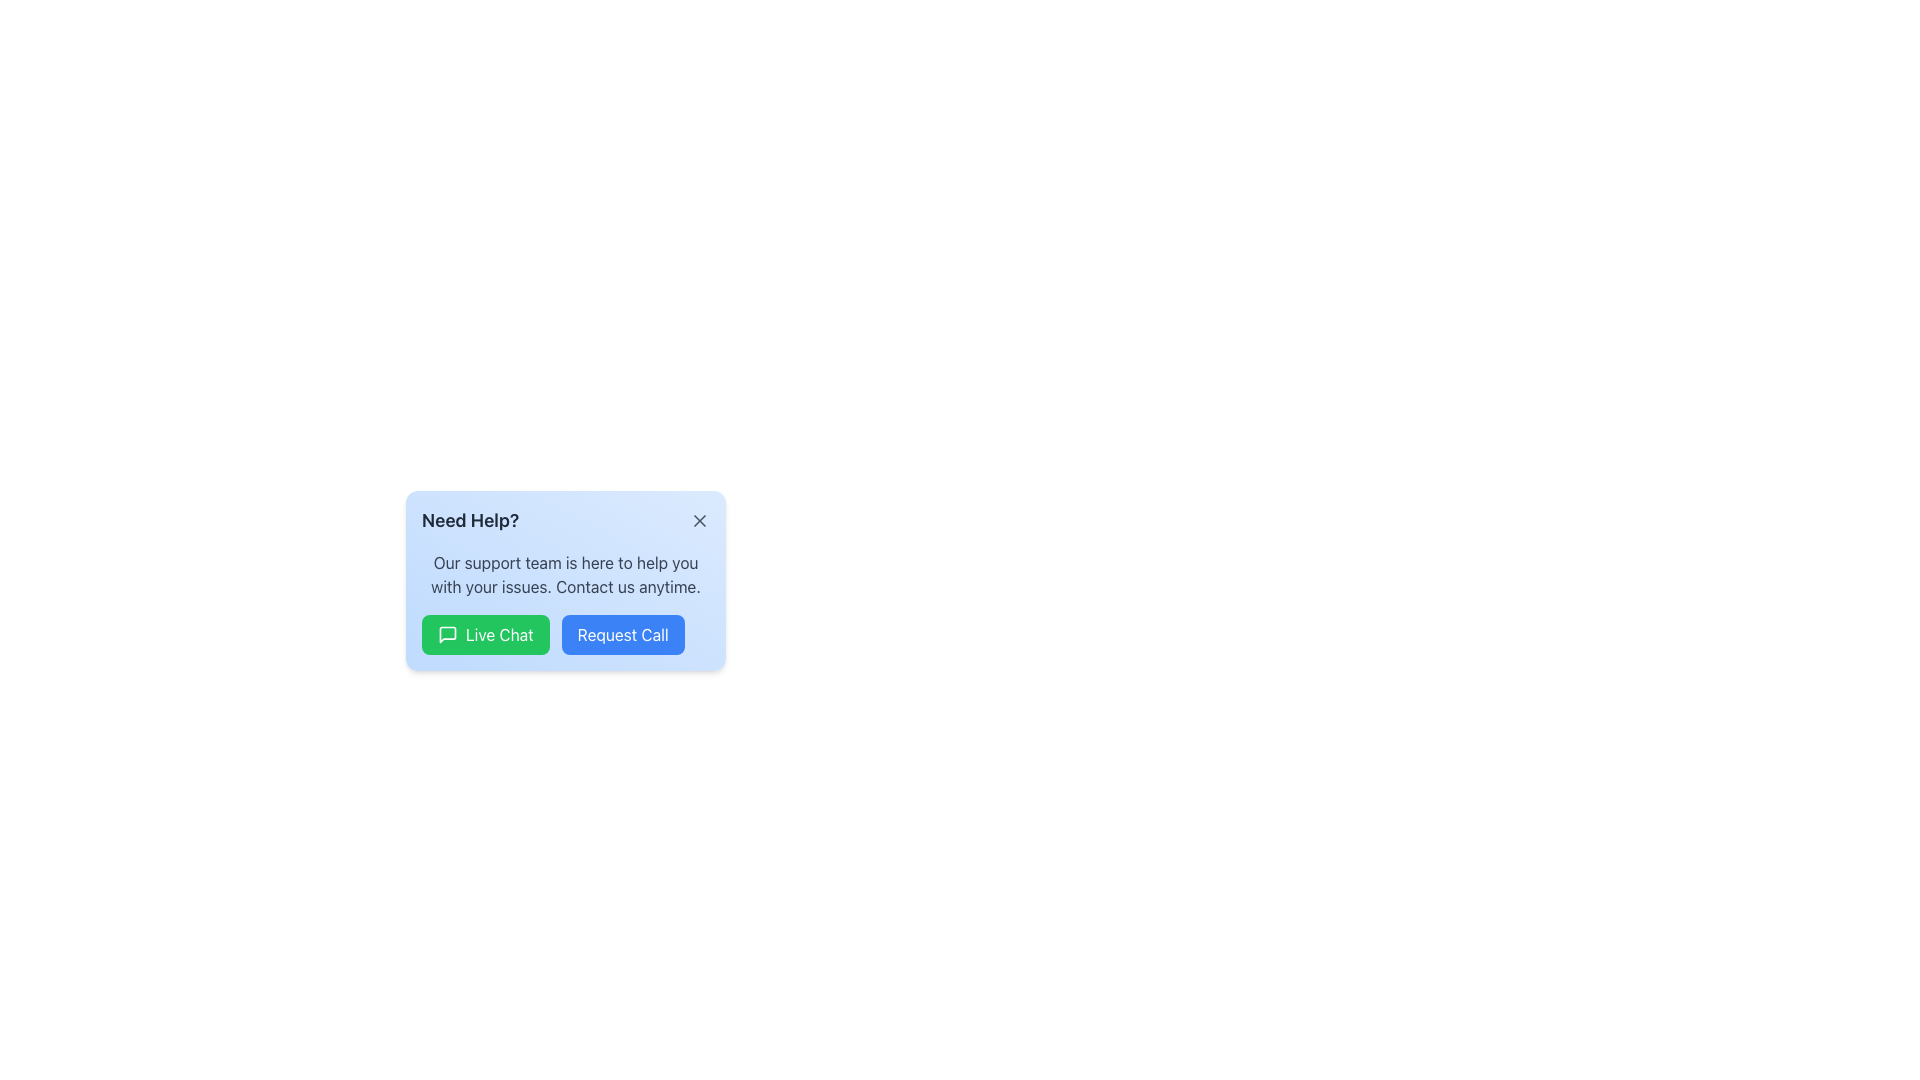 This screenshot has height=1080, width=1920. I want to click on the text block stating 'Our support team is here to help you with your issues. Contact us anytime.' which is located in the dialog box under the heading 'Need Help?', so click(565, 574).